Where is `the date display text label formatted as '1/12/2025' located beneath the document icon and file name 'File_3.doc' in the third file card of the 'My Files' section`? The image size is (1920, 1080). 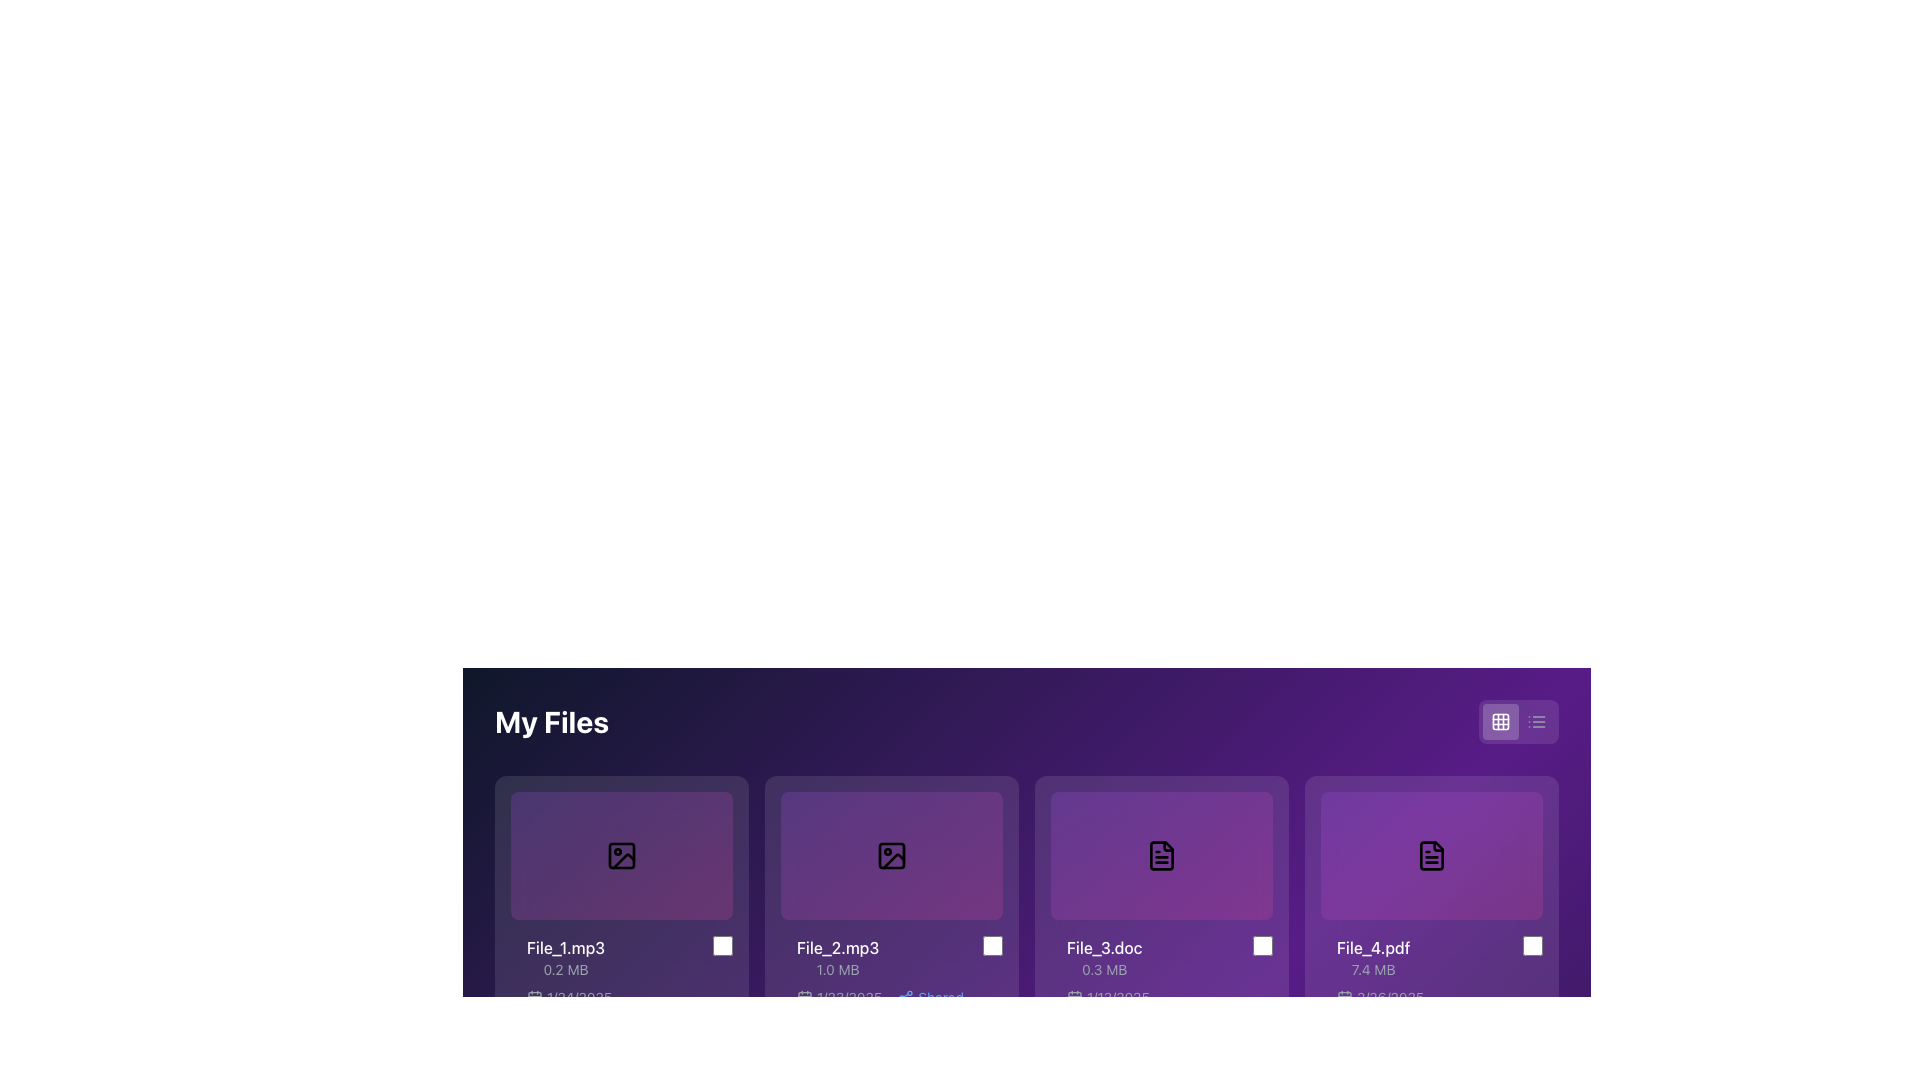
the date display text label formatted as '1/12/2025' located beneath the document icon and file name 'File_3.doc' in the third file card of the 'My Files' section is located at coordinates (1107, 998).